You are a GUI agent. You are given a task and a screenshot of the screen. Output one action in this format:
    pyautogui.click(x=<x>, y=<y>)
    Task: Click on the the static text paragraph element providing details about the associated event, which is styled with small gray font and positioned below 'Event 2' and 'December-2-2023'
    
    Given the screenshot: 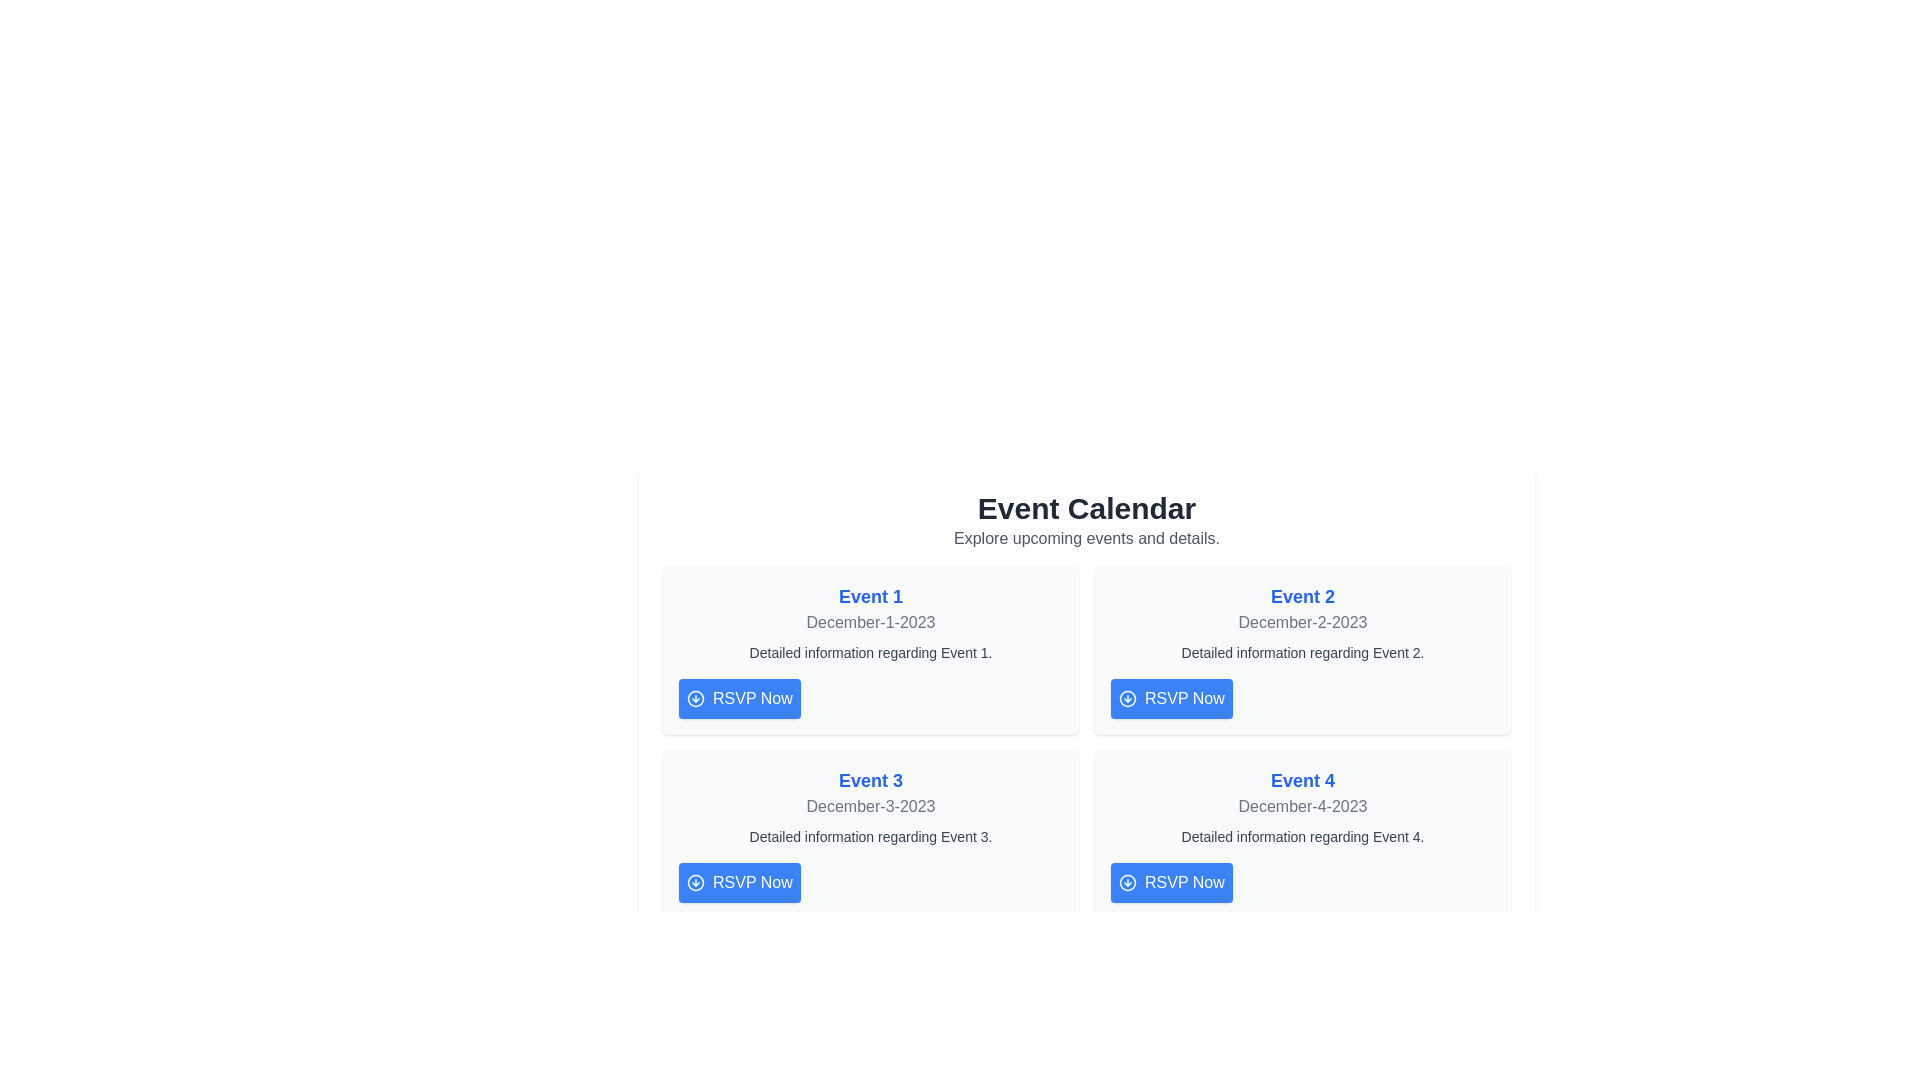 What is the action you would take?
    pyautogui.click(x=1302, y=652)
    